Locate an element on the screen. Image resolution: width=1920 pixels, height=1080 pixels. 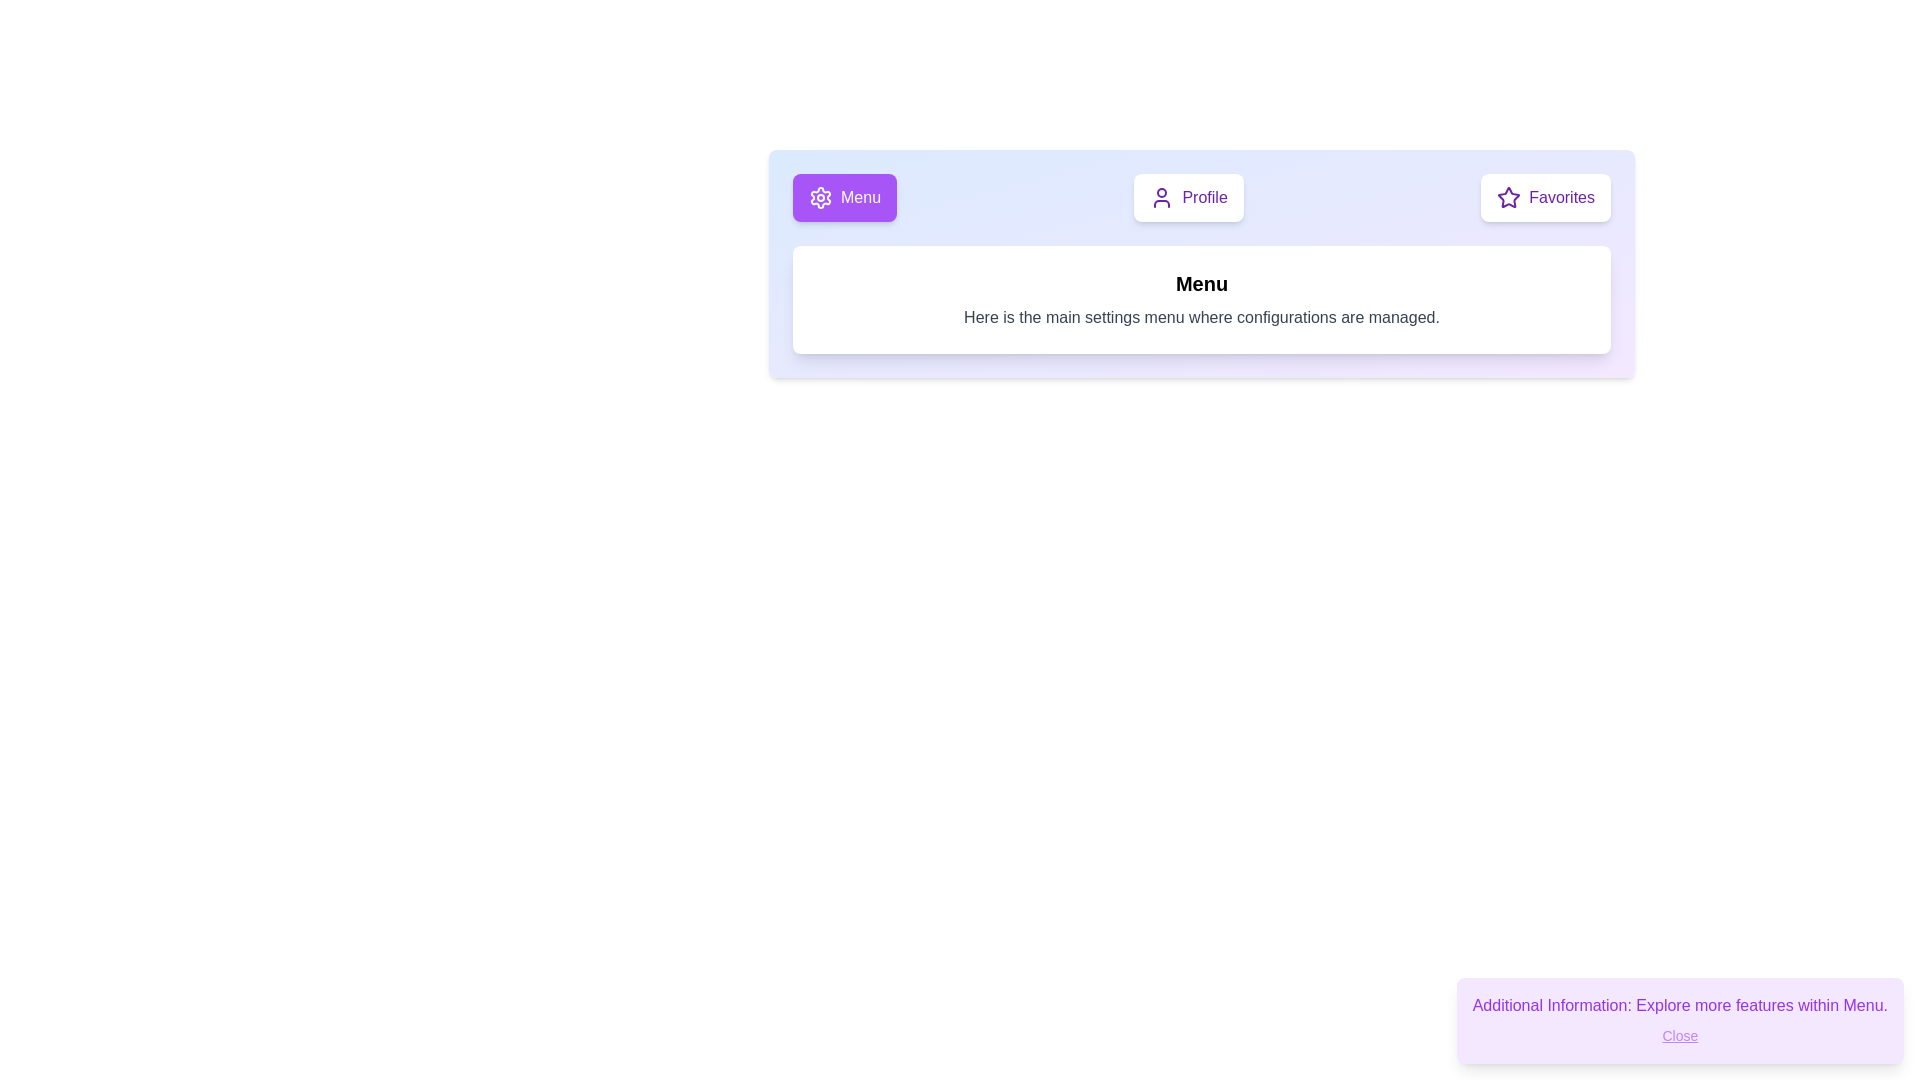
displayed information from the informational popup located at the bottom-right corner of the interface is located at coordinates (1680, 1021).